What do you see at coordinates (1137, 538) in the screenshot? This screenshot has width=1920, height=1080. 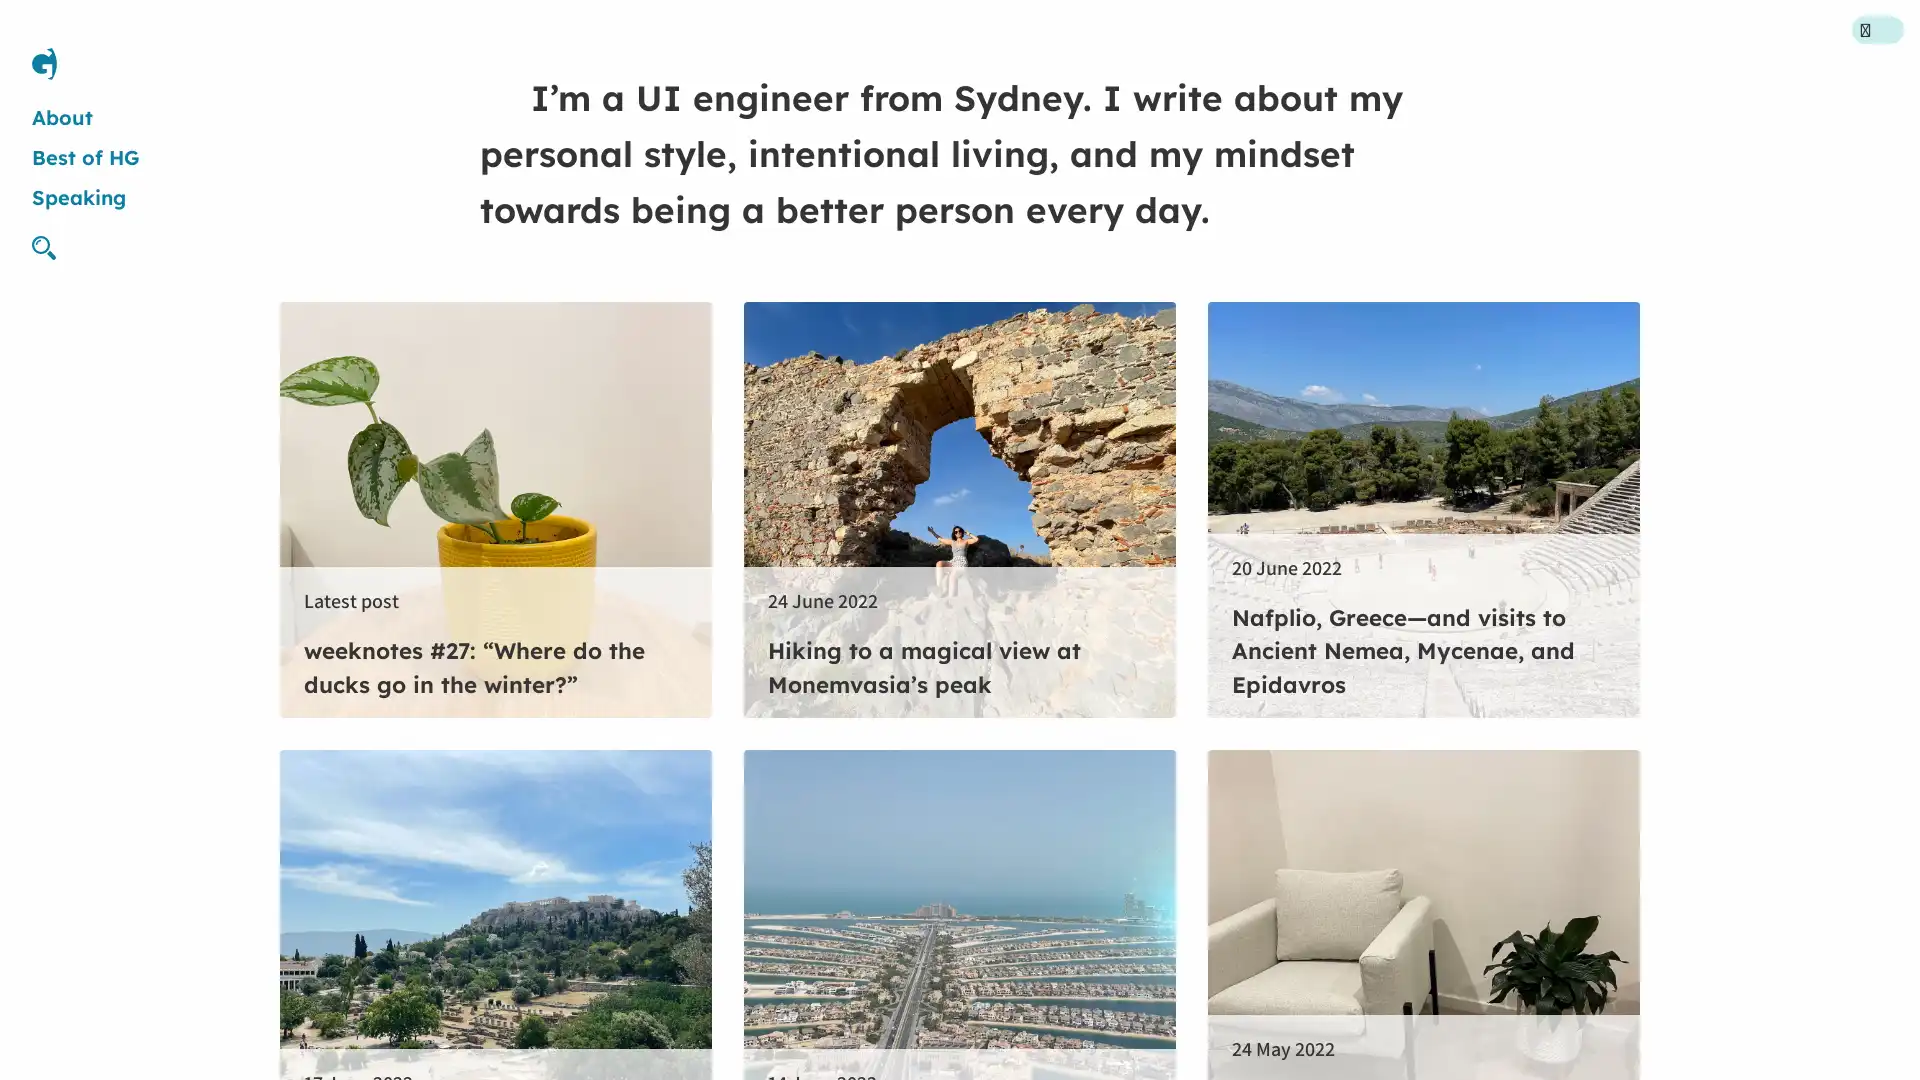 I see `Search` at bounding box center [1137, 538].